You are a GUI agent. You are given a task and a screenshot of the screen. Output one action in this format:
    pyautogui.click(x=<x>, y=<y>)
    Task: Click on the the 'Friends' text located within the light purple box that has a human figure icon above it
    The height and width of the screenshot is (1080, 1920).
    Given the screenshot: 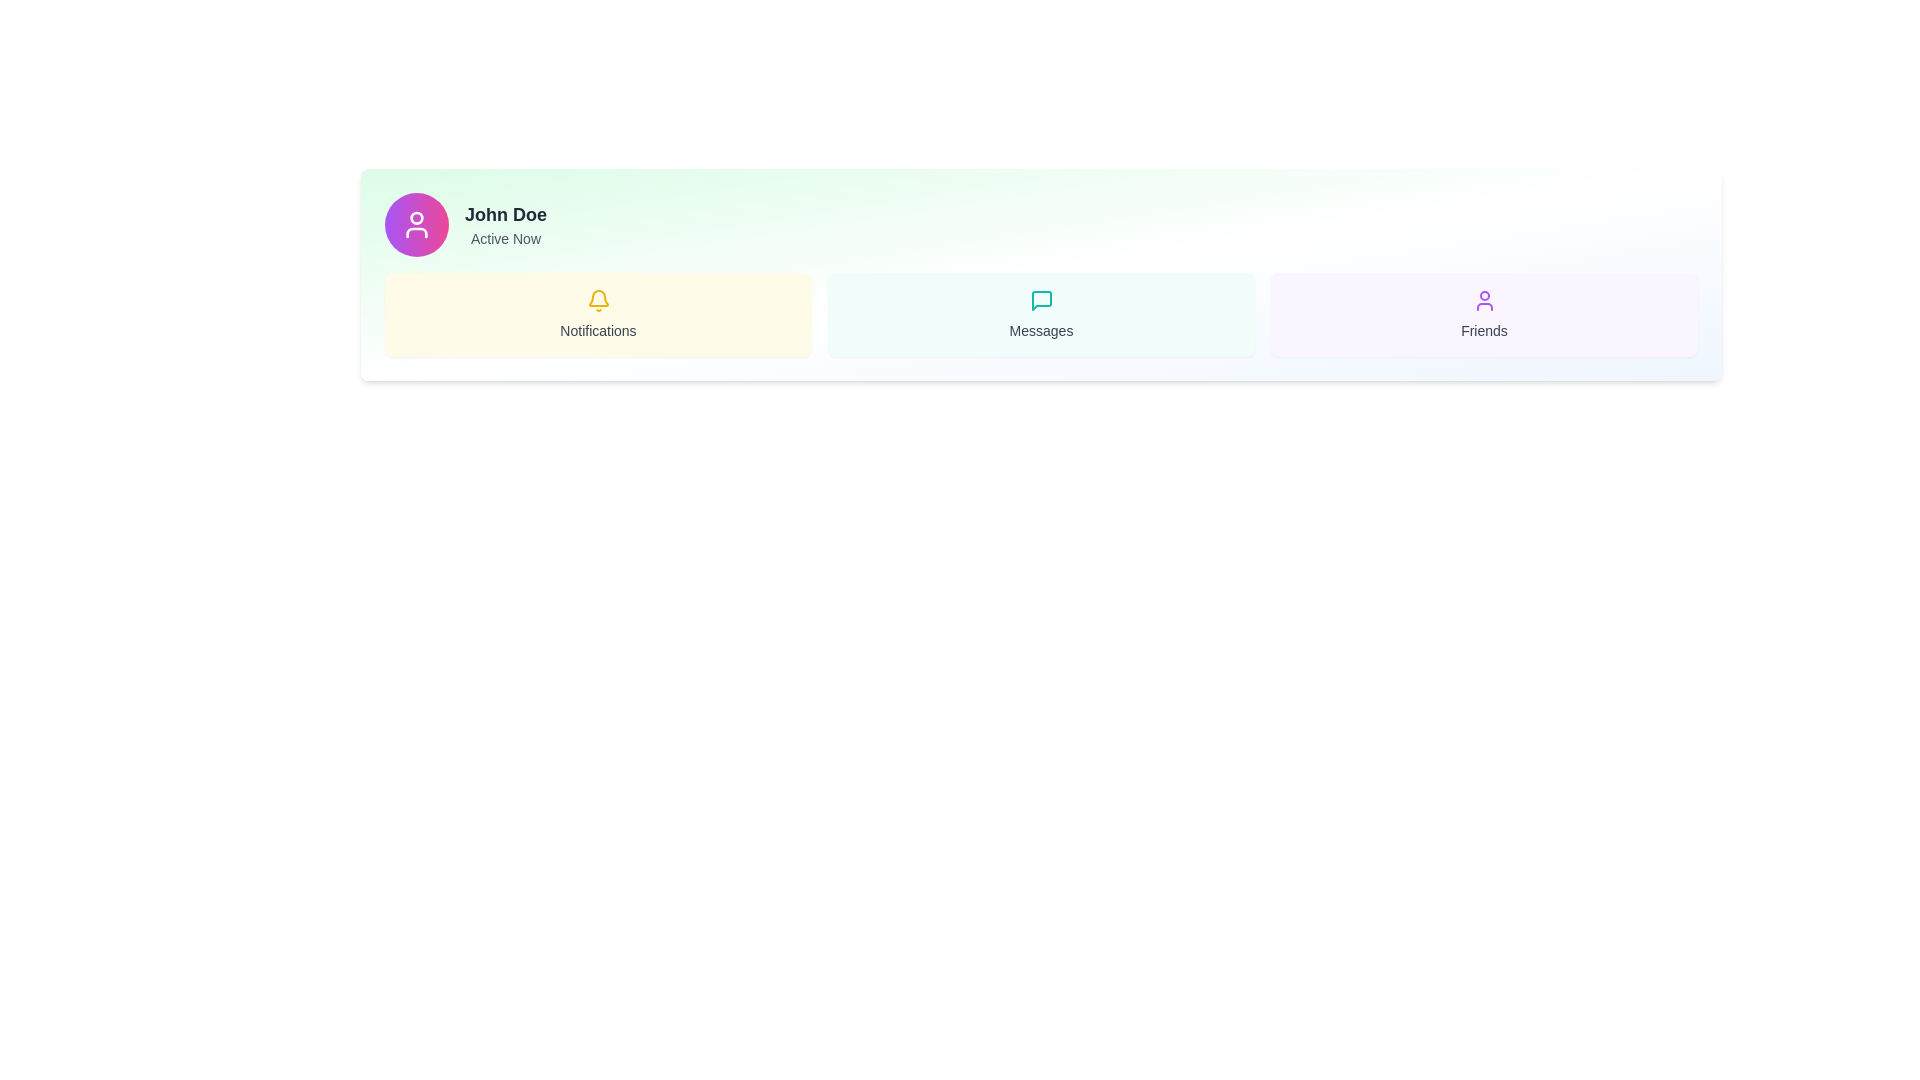 What is the action you would take?
    pyautogui.click(x=1484, y=315)
    